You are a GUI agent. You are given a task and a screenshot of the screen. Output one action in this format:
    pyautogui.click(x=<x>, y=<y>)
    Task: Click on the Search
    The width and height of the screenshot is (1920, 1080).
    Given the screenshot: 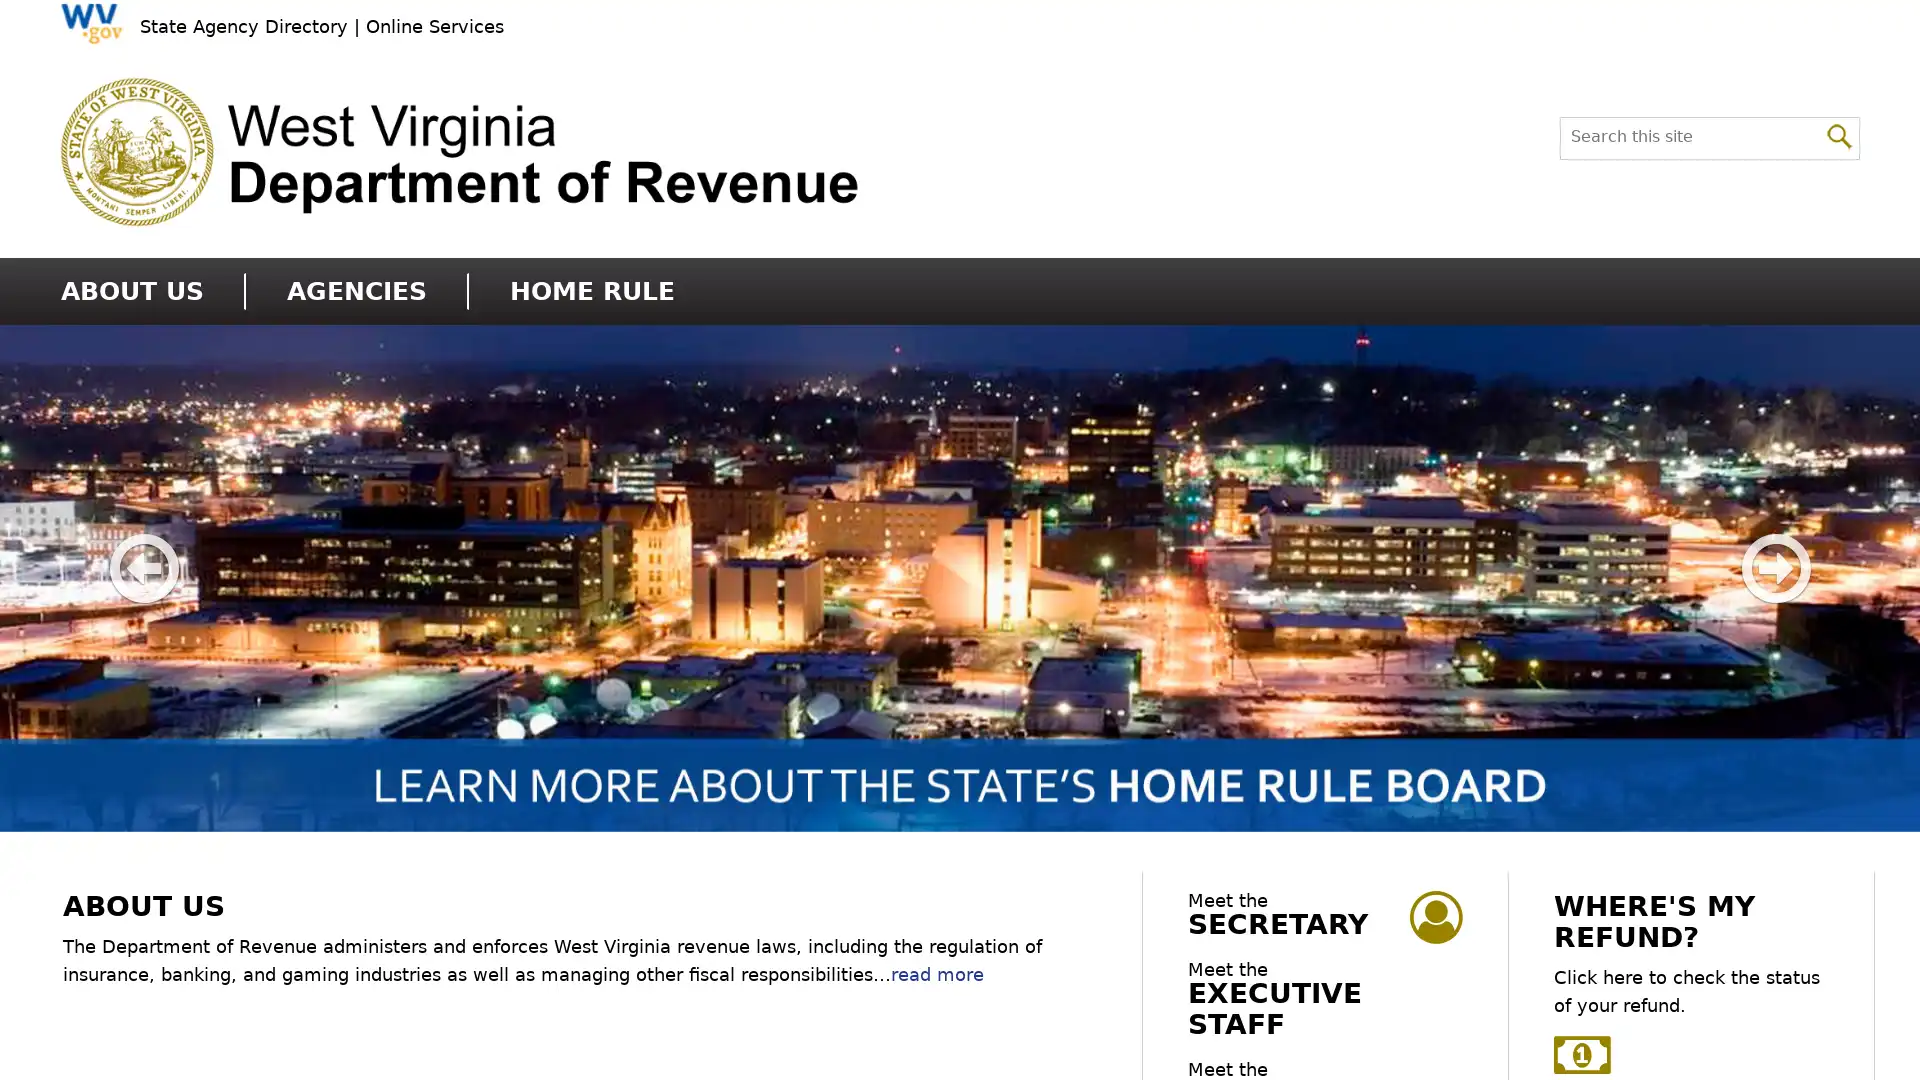 What is the action you would take?
    pyautogui.click(x=1839, y=134)
    